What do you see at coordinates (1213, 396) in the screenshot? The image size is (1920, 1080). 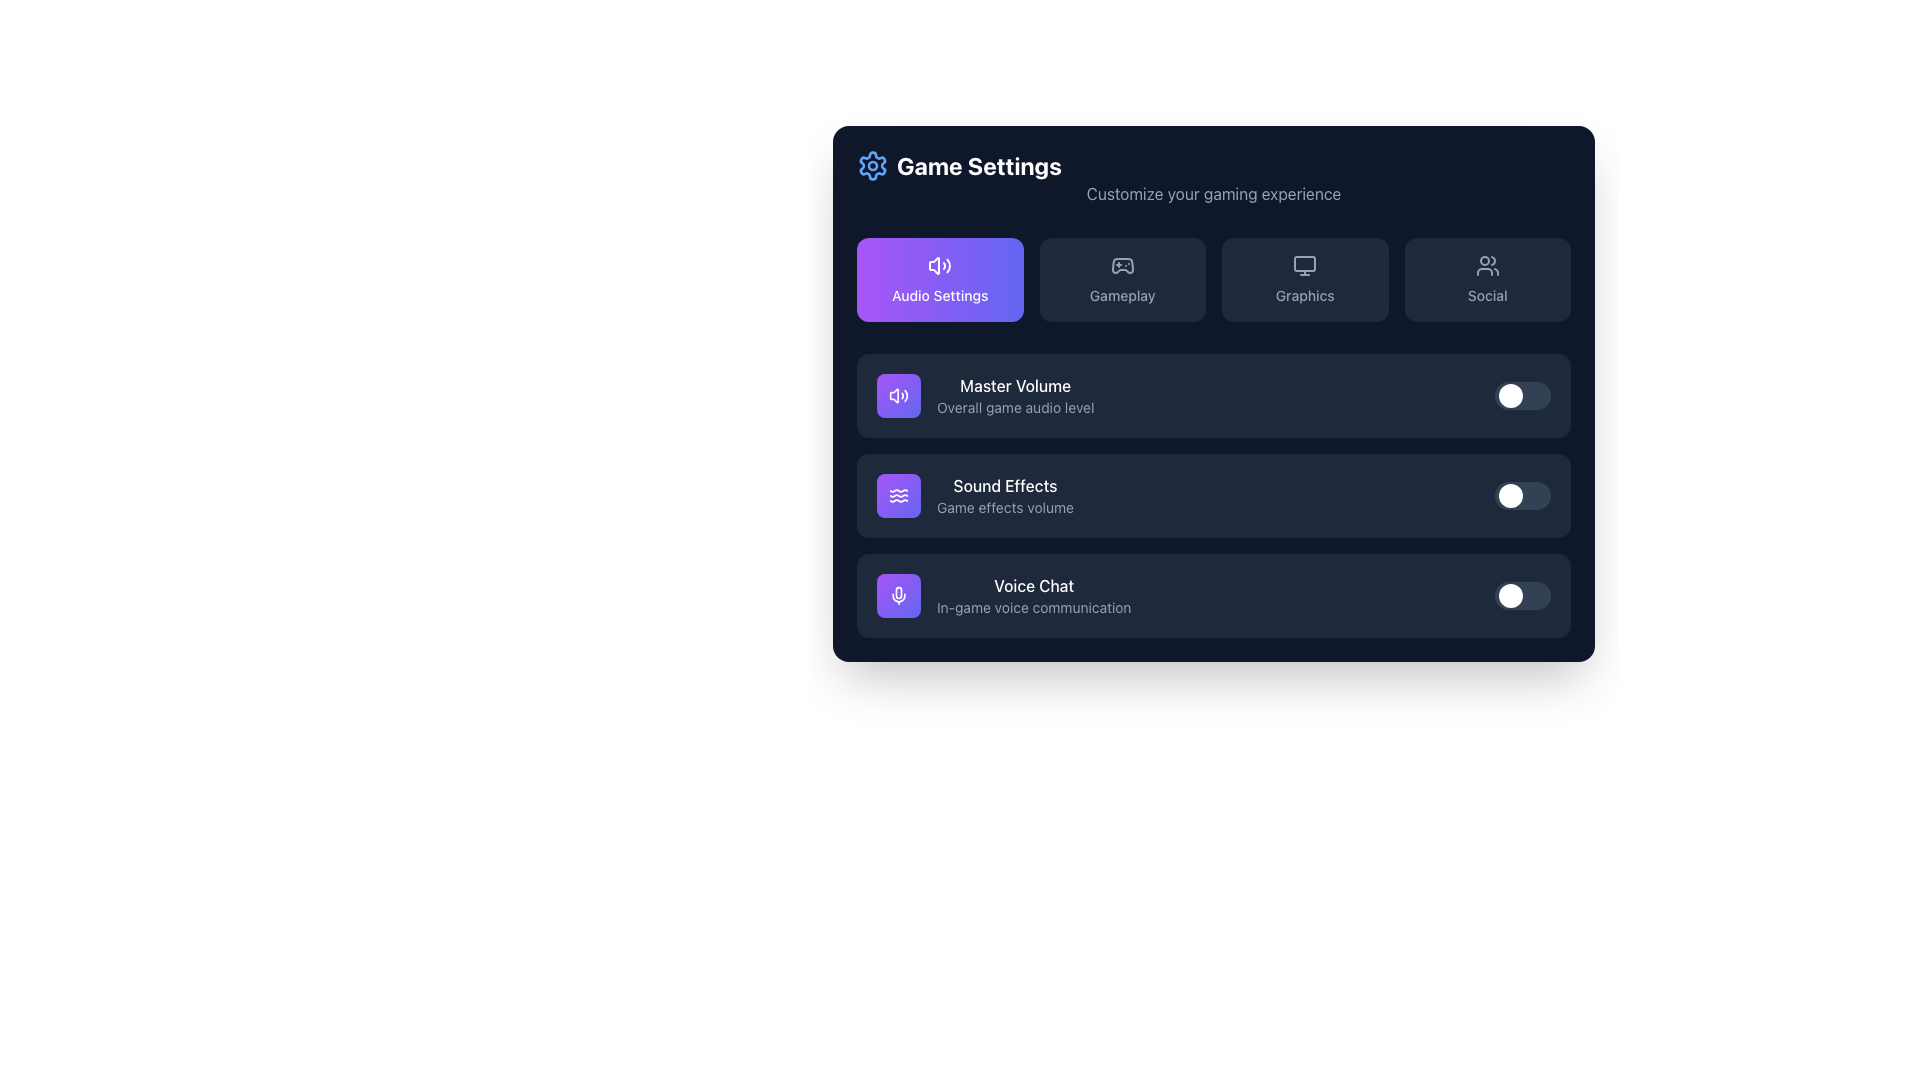 I see `the first Toggleable List Item under 'Game Settings'` at bounding box center [1213, 396].